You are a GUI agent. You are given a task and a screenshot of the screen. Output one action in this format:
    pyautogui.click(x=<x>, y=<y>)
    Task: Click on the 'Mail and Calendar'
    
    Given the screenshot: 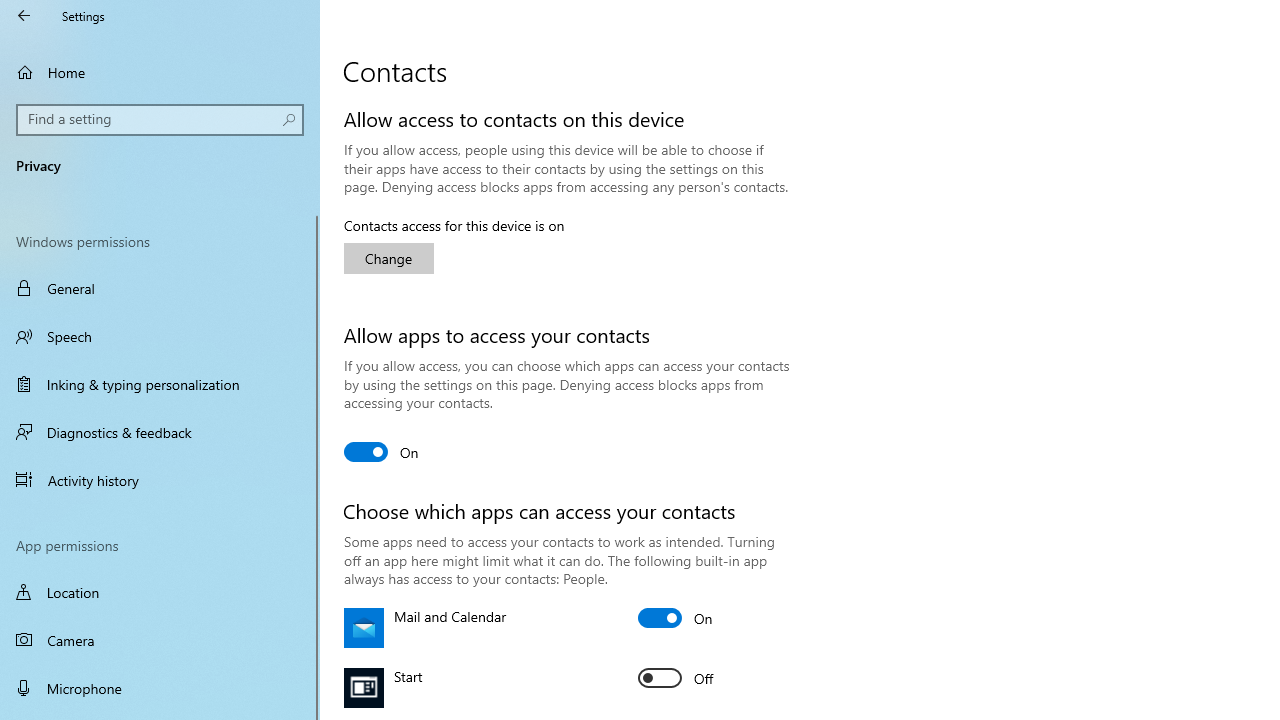 What is the action you would take?
    pyautogui.click(x=675, y=617)
    